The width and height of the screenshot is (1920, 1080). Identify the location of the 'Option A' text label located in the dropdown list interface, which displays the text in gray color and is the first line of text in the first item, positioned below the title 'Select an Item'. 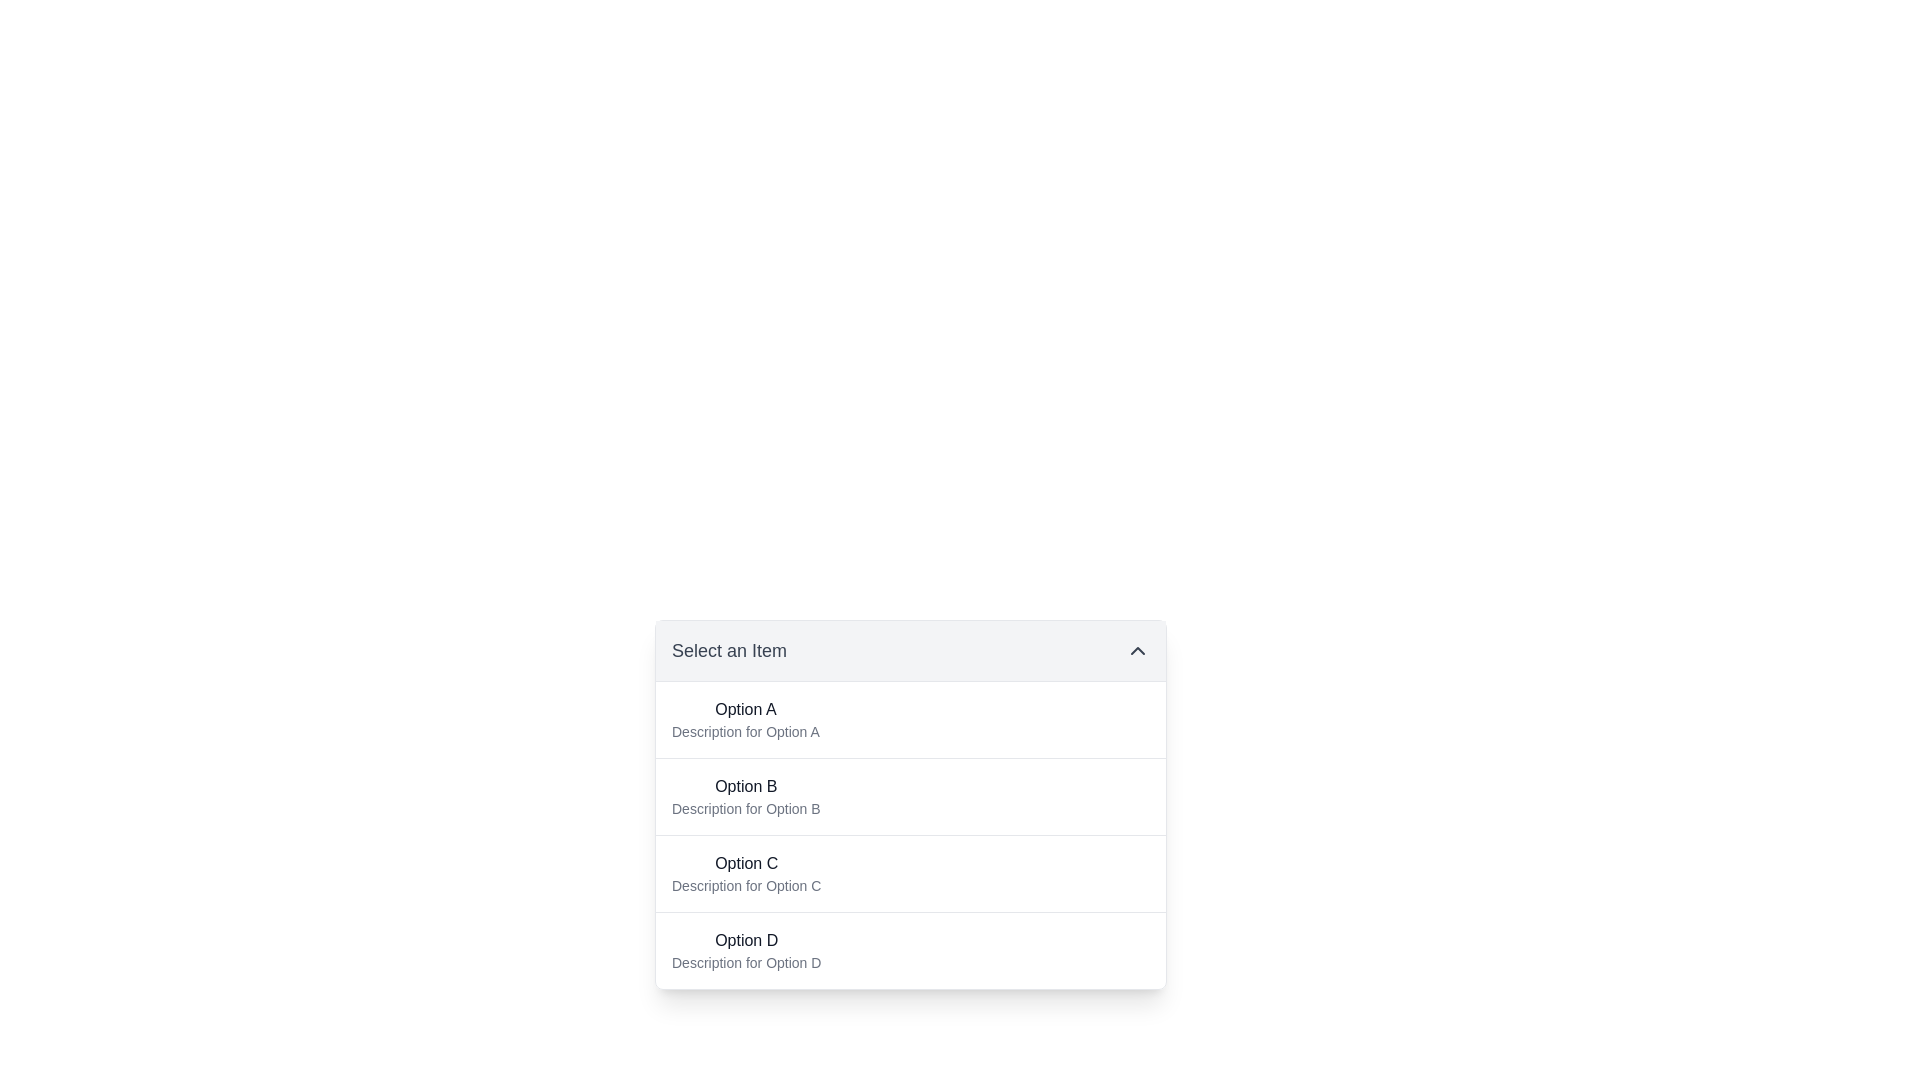
(744, 708).